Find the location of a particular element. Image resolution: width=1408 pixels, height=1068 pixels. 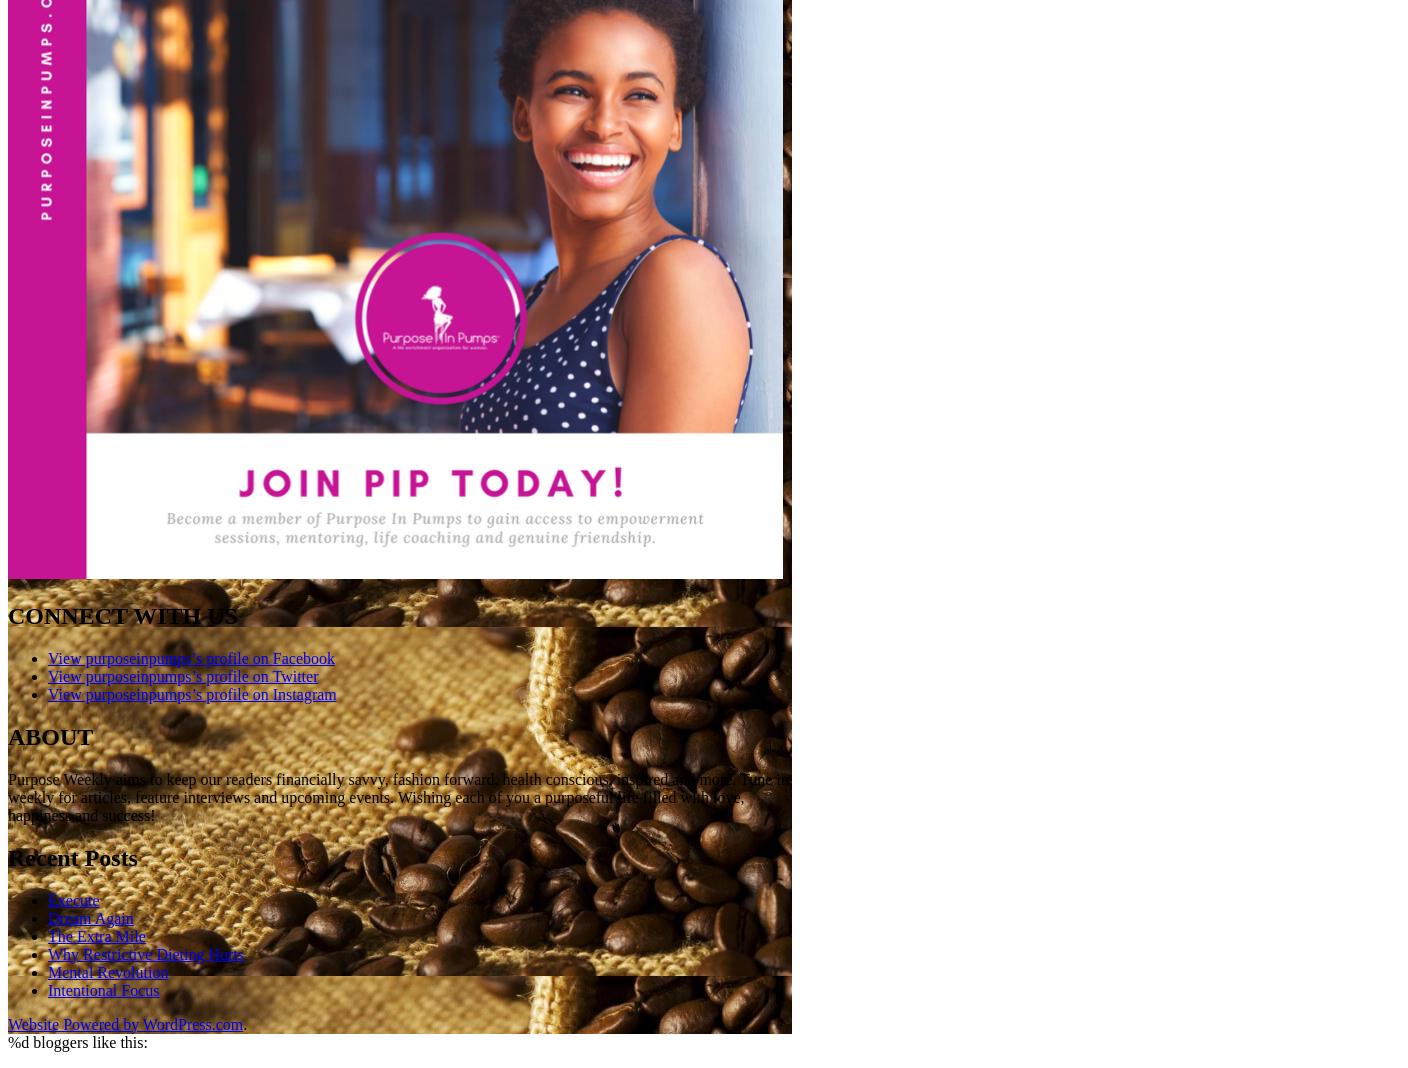

'The Extra Mile' is located at coordinates (96, 934).